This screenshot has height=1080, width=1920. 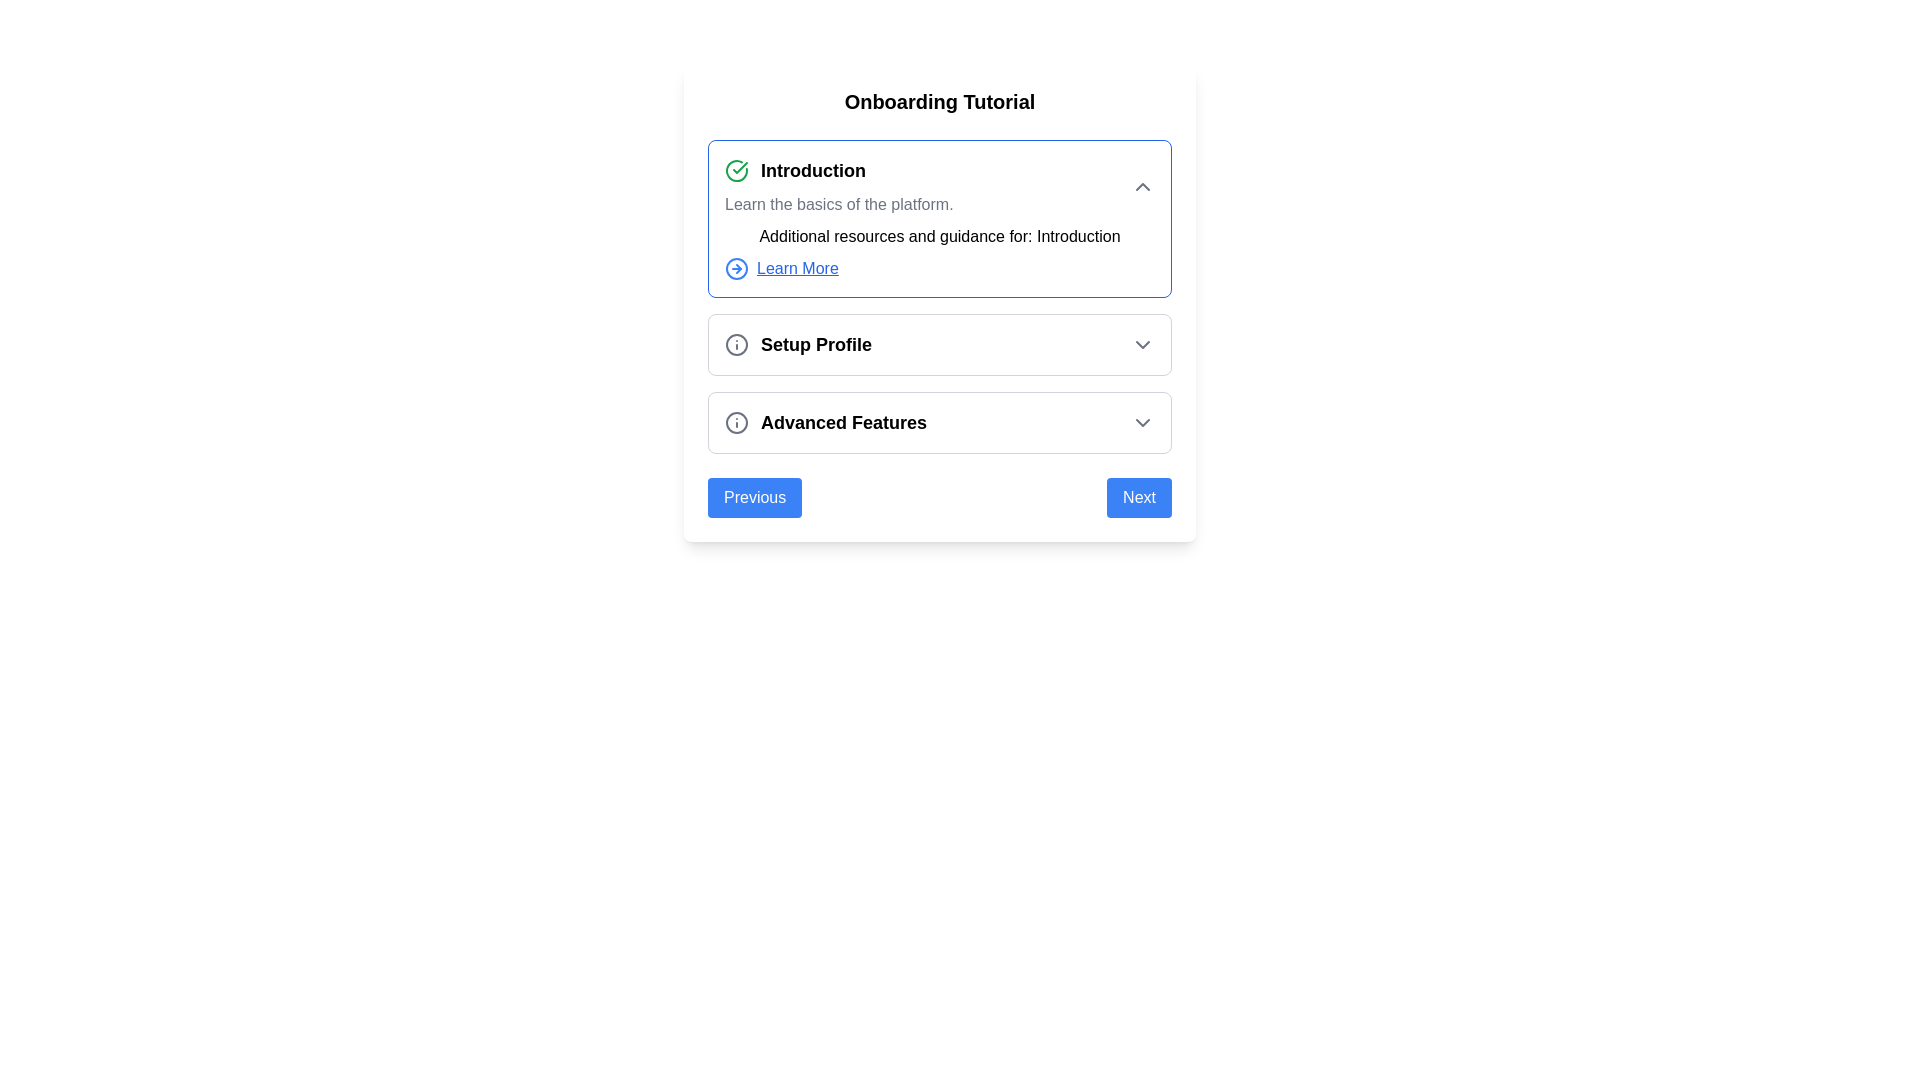 I want to click on the 'Advanced Features' text label, which is styled in bold and large font and serves as a heading in the modal layout, positioned next to an information icon, so click(x=844, y=422).